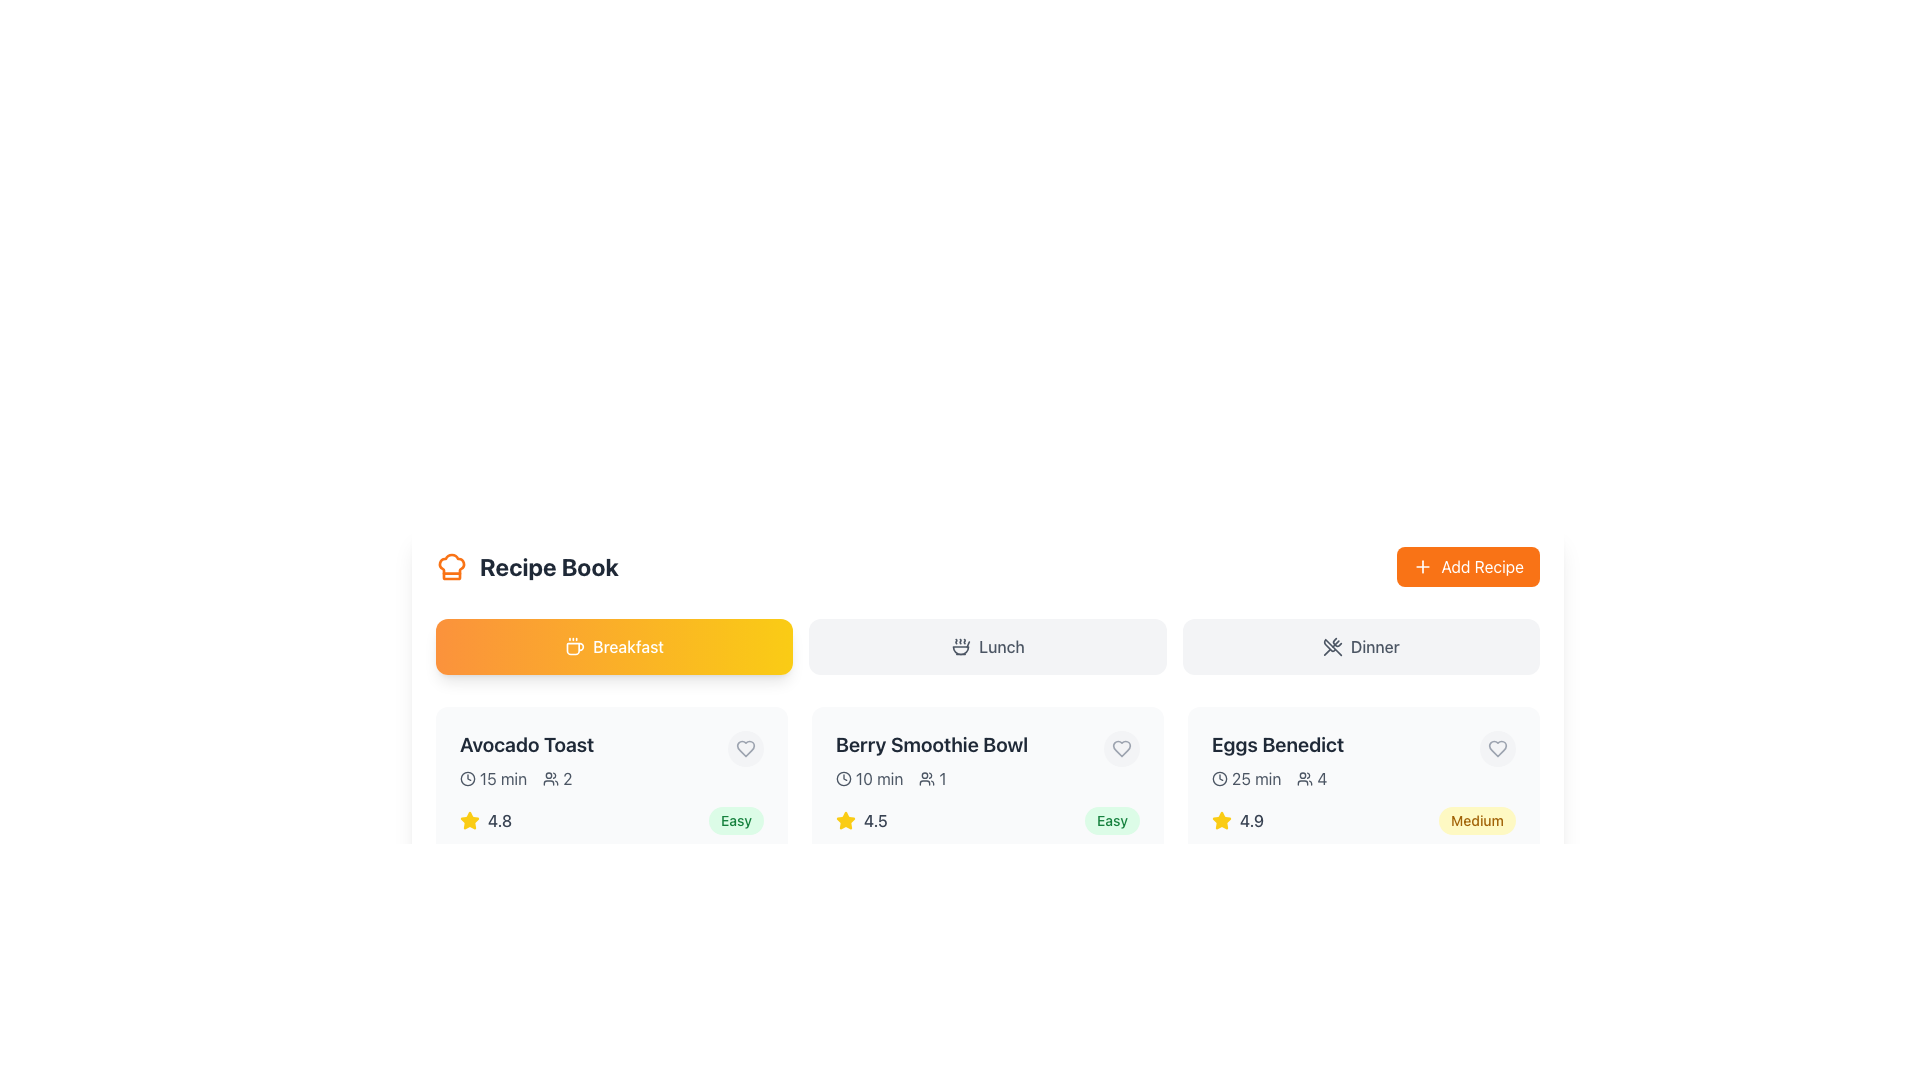 This screenshot has height=1080, width=1920. Describe the element at coordinates (1218, 778) in the screenshot. I see `the static clock icon located to the left of the text '25 min' in the 'Eggs Benedict' section of the 'Dinner' tab` at that location.